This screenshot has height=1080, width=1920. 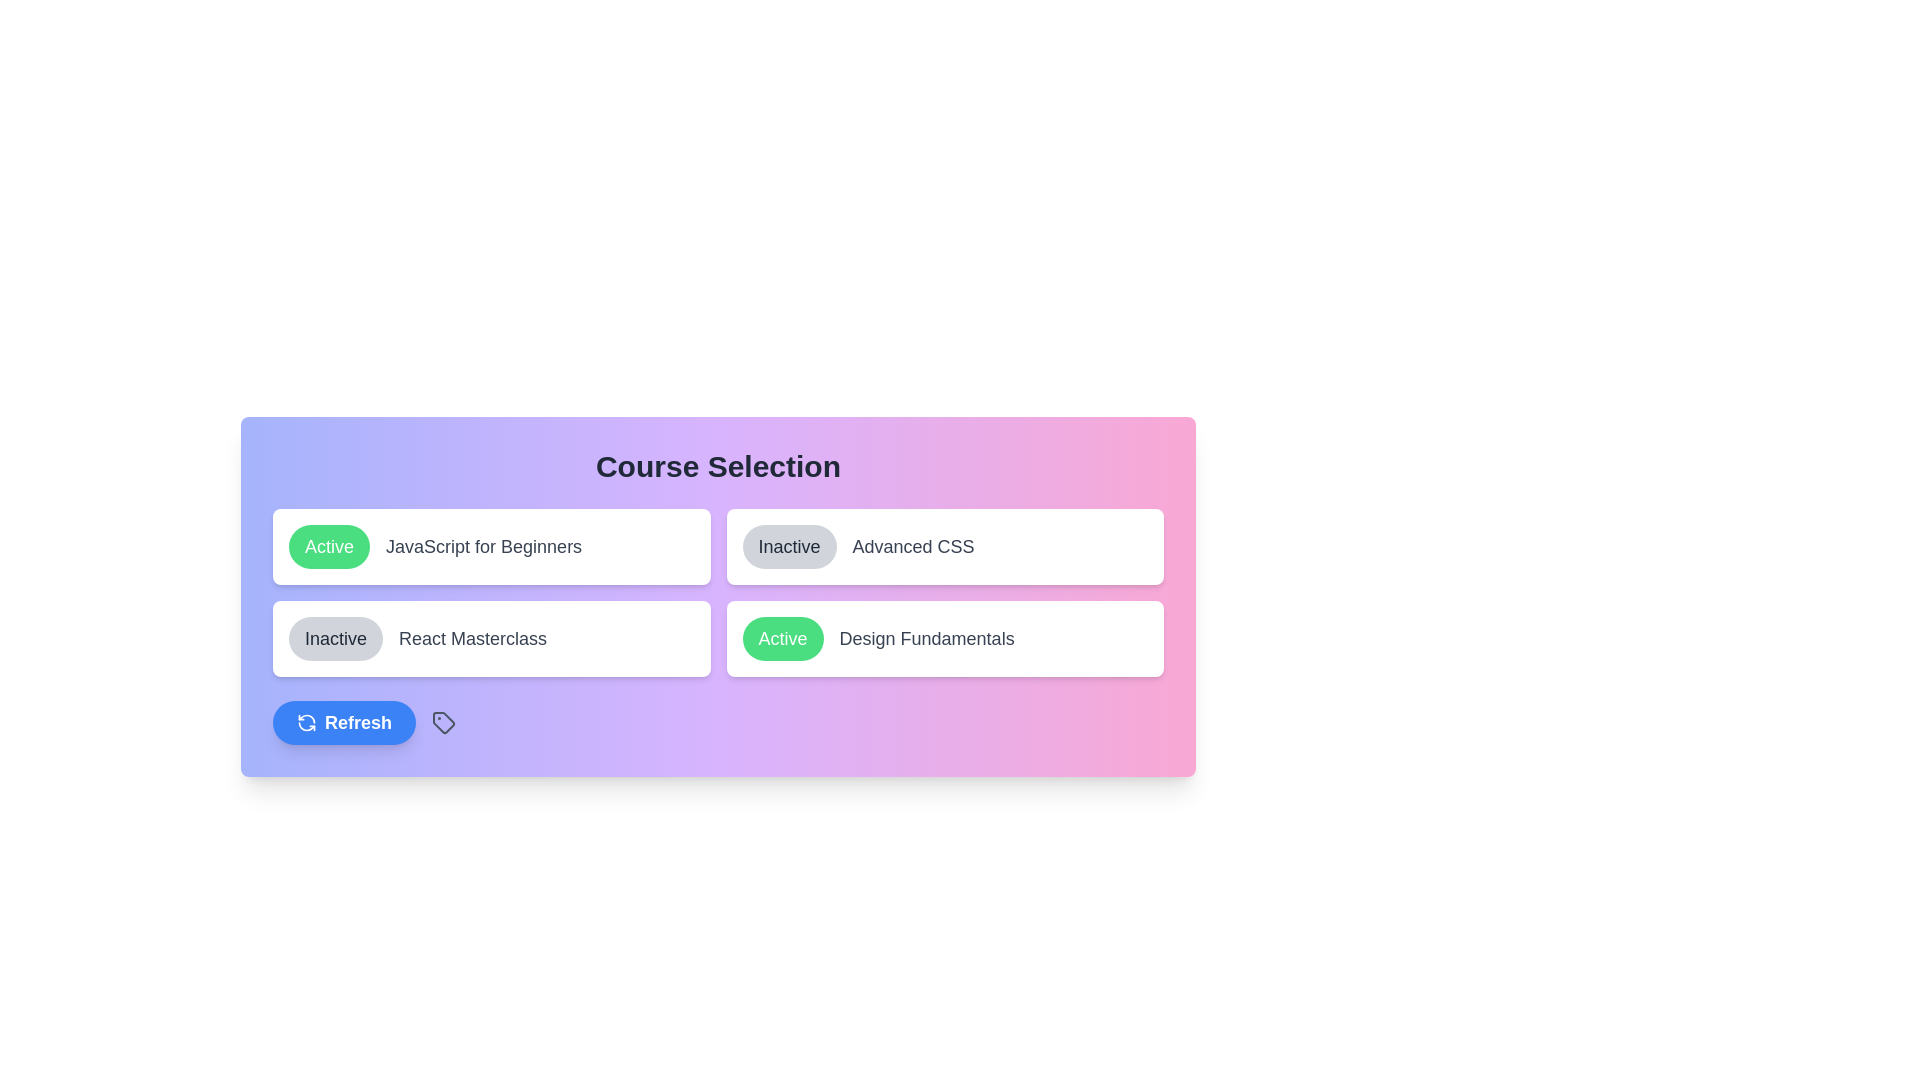 What do you see at coordinates (944, 639) in the screenshot?
I see `the Clickable Course Card that displays 'Active' in white text on a green button and 'Design Fundamentals' in dark gray text on a white background` at bounding box center [944, 639].